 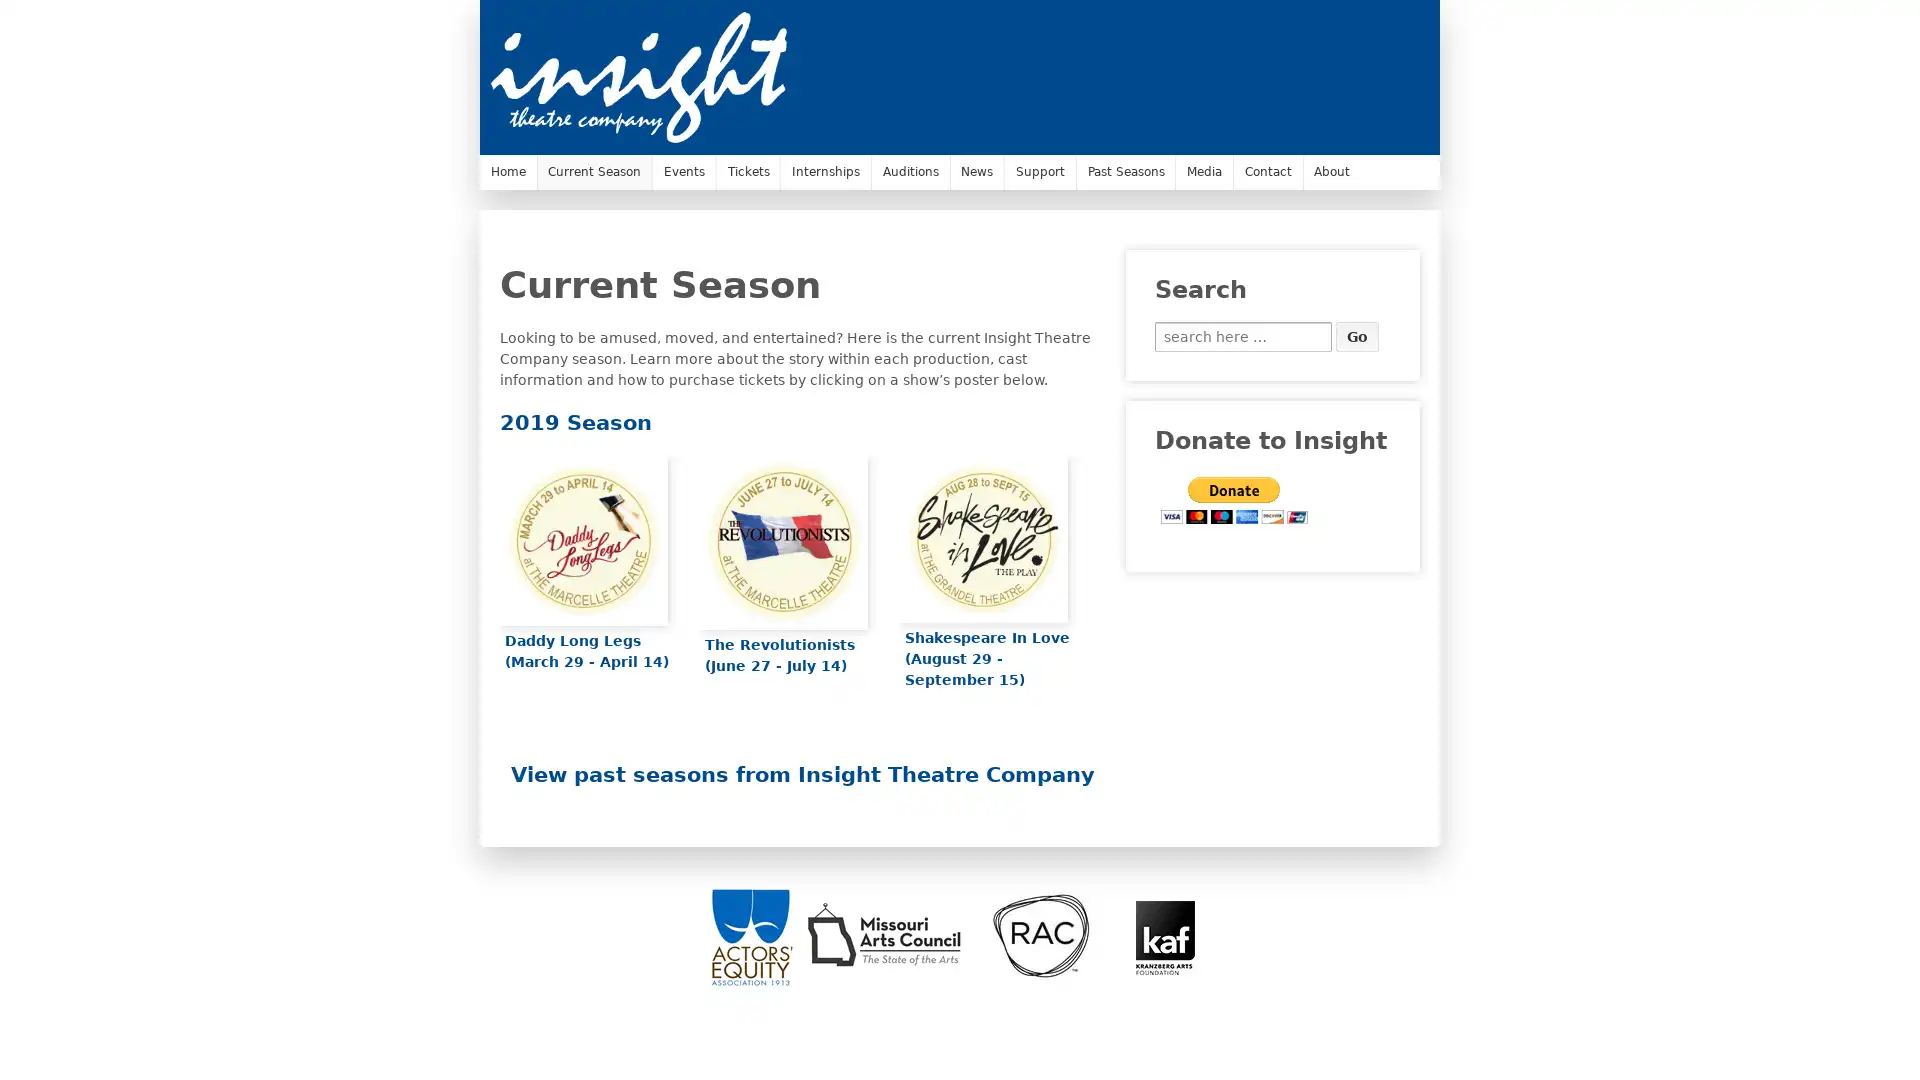 What do you see at coordinates (1232, 498) in the screenshot?
I see `PayPal - The safer, easier way to pay online.` at bounding box center [1232, 498].